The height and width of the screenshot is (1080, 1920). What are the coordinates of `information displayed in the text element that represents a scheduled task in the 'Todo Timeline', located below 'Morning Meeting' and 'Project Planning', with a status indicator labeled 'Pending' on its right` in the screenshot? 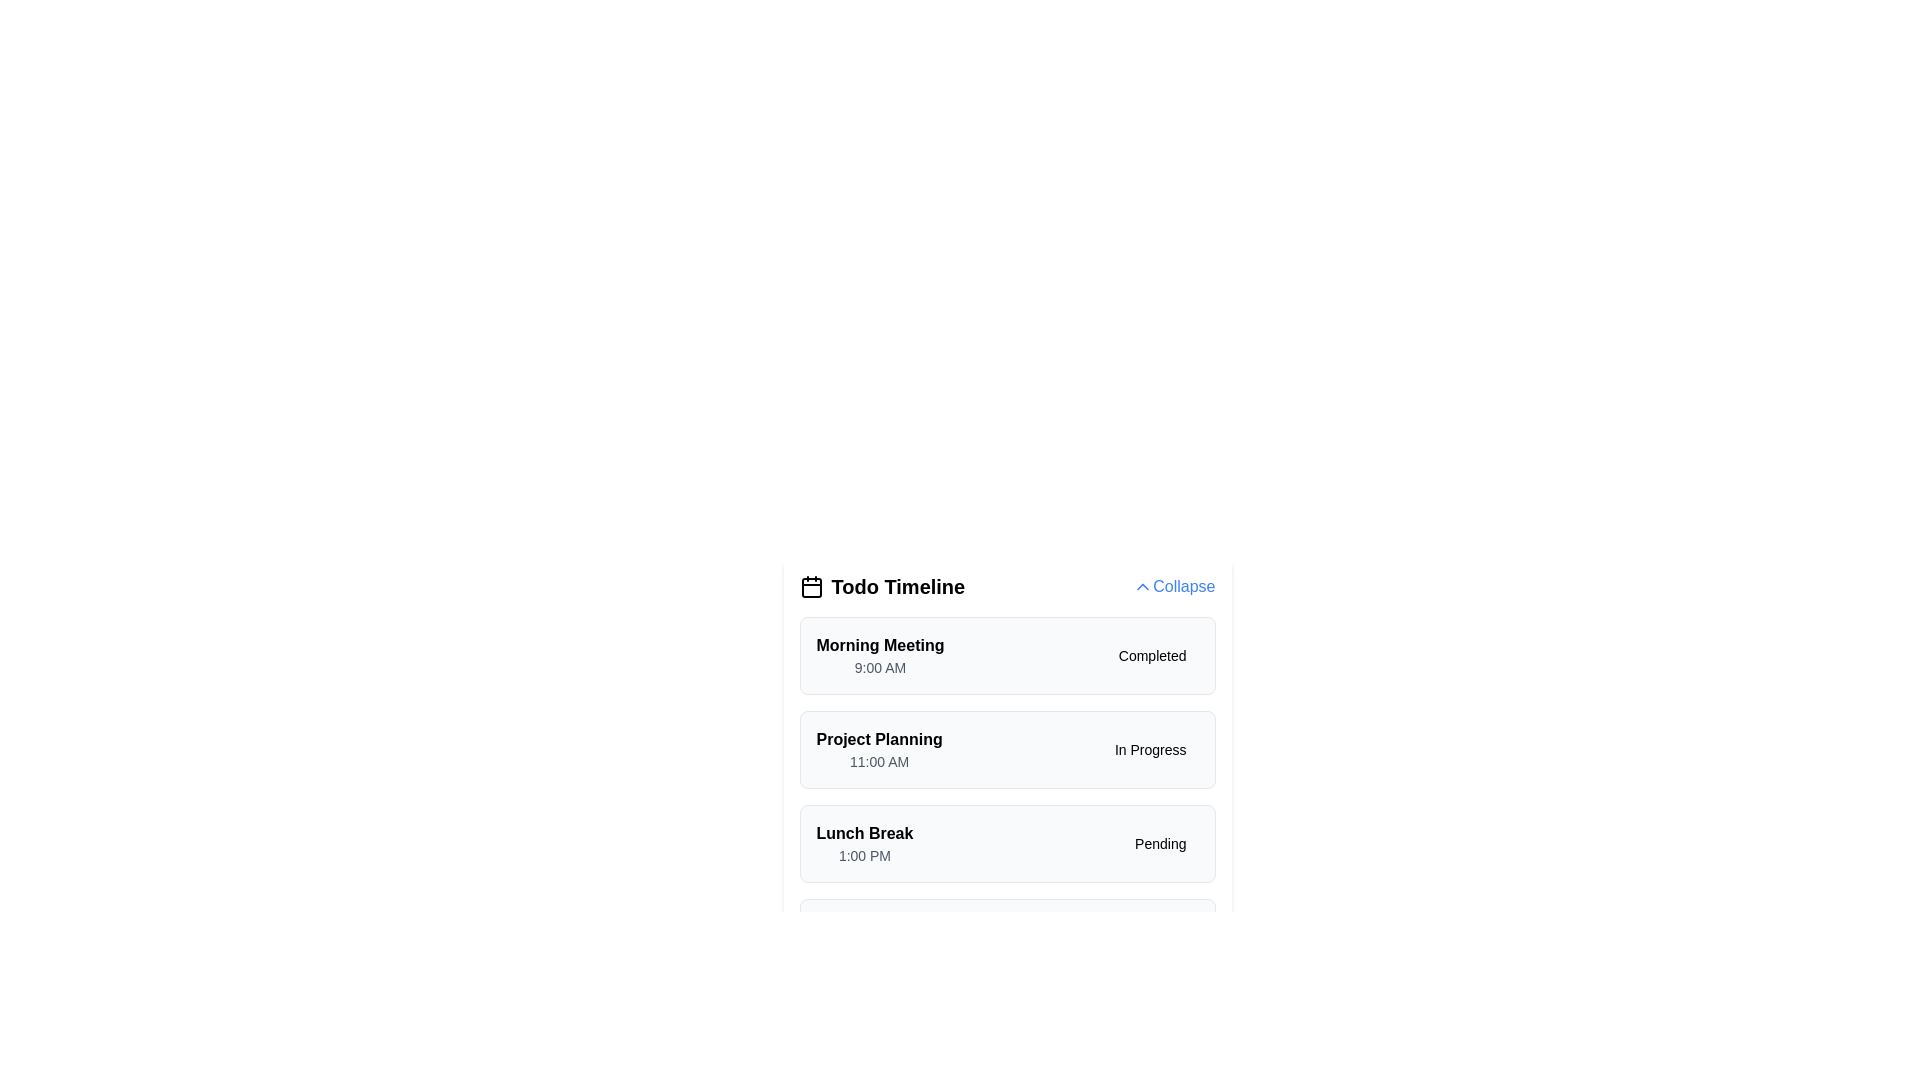 It's located at (864, 844).